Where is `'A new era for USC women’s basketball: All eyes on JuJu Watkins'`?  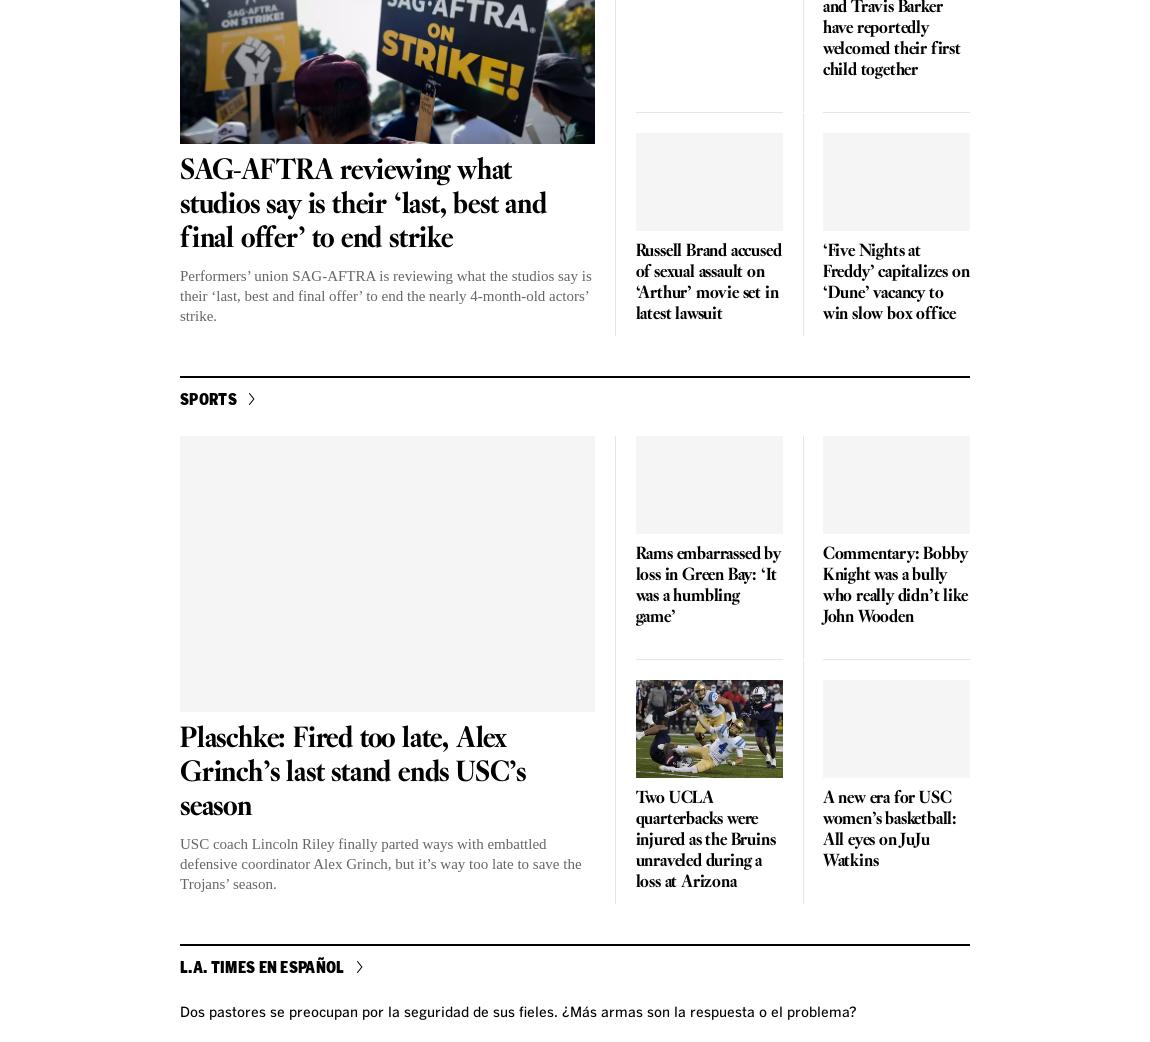 'A new era for USC women’s basketball: All eyes on JuJu Watkins' is located at coordinates (888, 829).